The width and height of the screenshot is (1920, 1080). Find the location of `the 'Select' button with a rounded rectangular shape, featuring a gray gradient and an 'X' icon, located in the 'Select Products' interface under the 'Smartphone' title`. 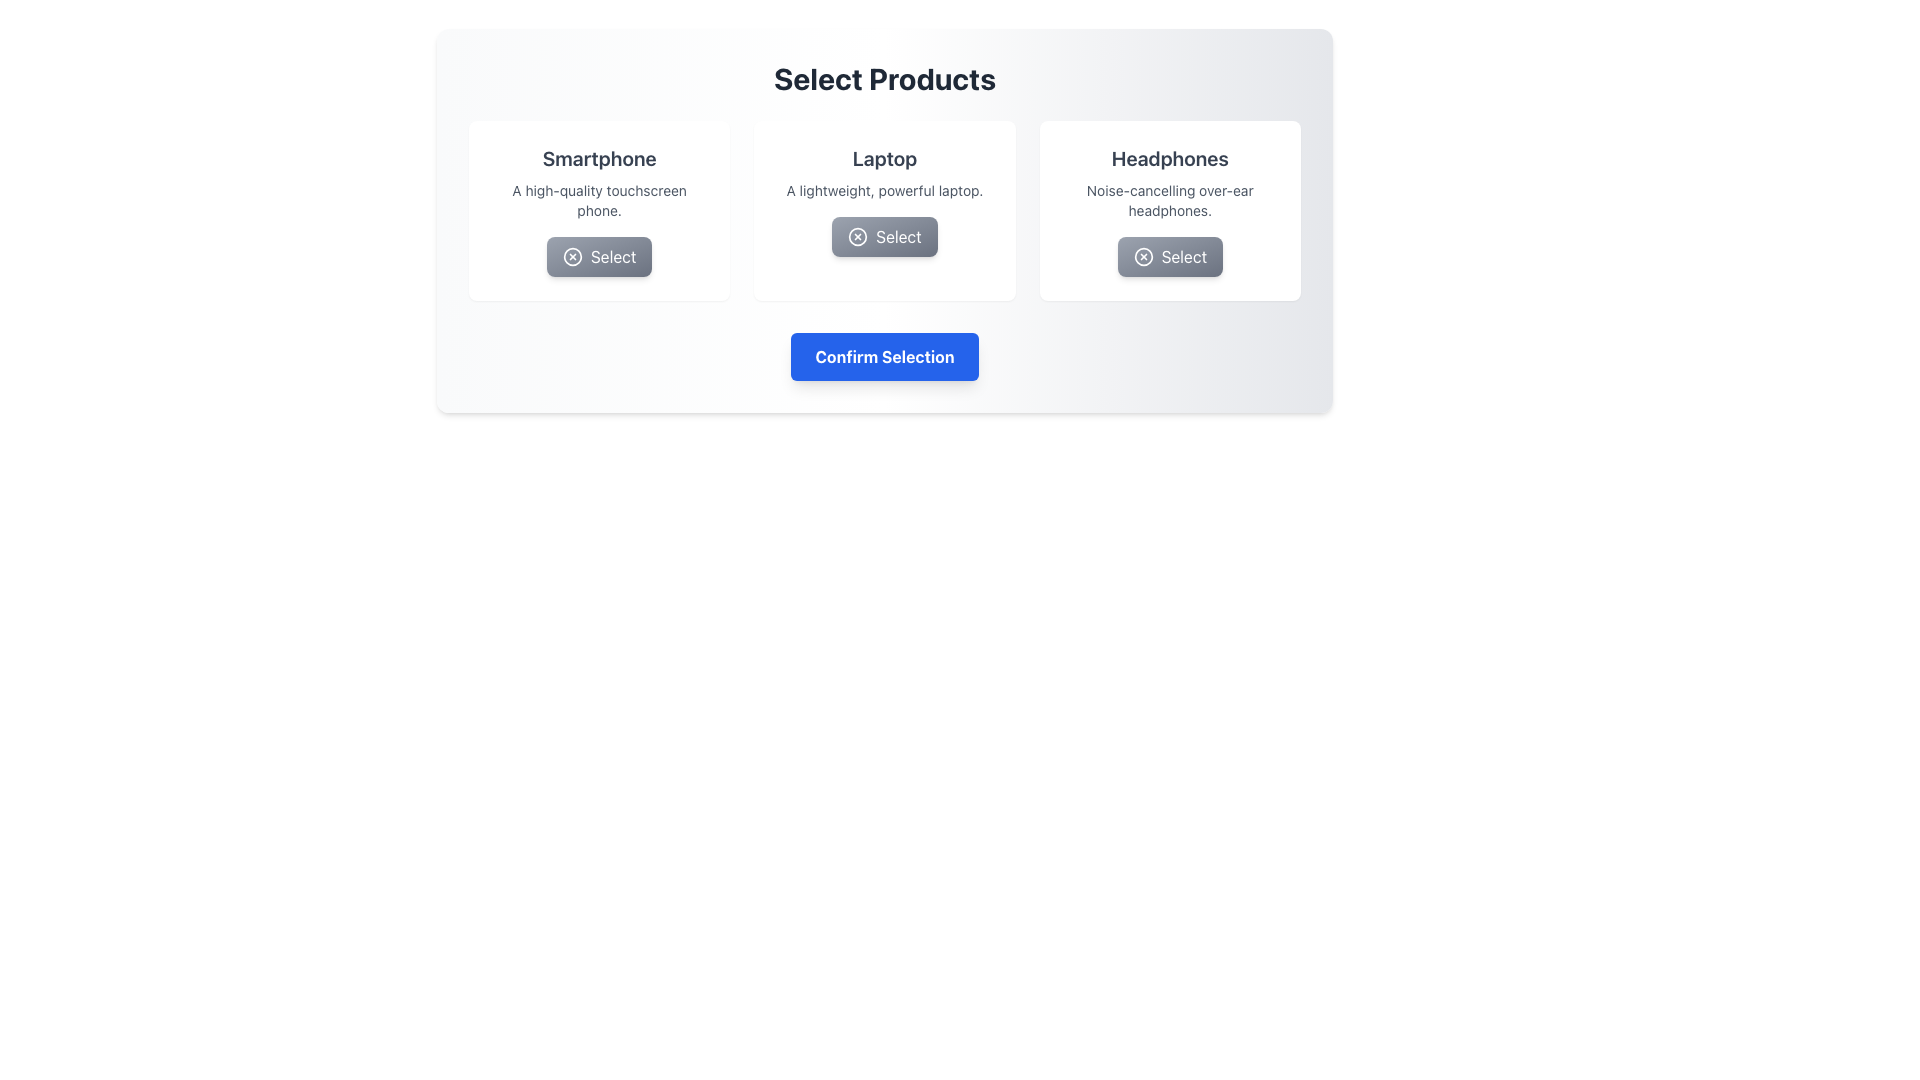

the 'Select' button with a rounded rectangular shape, featuring a gray gradient and an 'X' icon, located in the 'Select Products' interface under the 'Smartphone' title is located at coordinates (598, 256).